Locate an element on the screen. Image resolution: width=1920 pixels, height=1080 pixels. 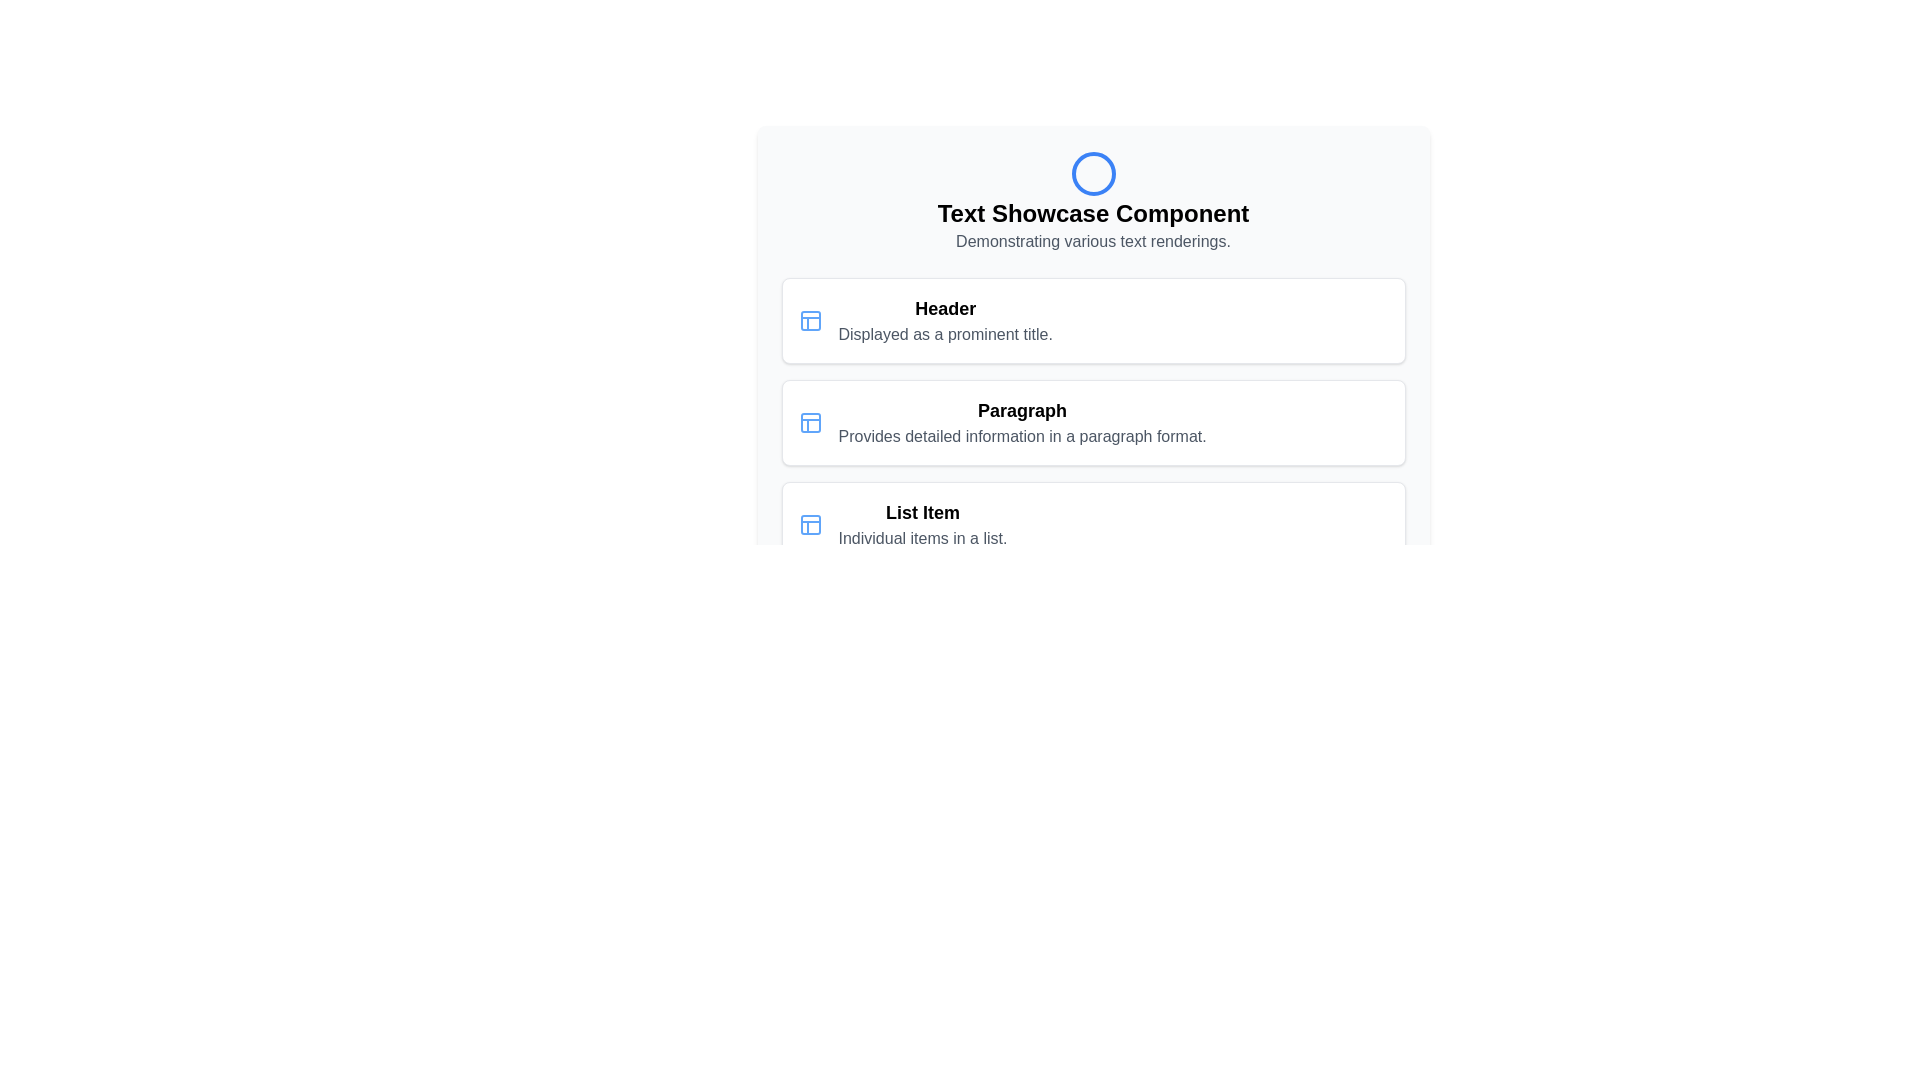
the blue rounded rectangle element located beside the 'Header' text in the top-left corner layout icon is located at coordinates (810, 319).